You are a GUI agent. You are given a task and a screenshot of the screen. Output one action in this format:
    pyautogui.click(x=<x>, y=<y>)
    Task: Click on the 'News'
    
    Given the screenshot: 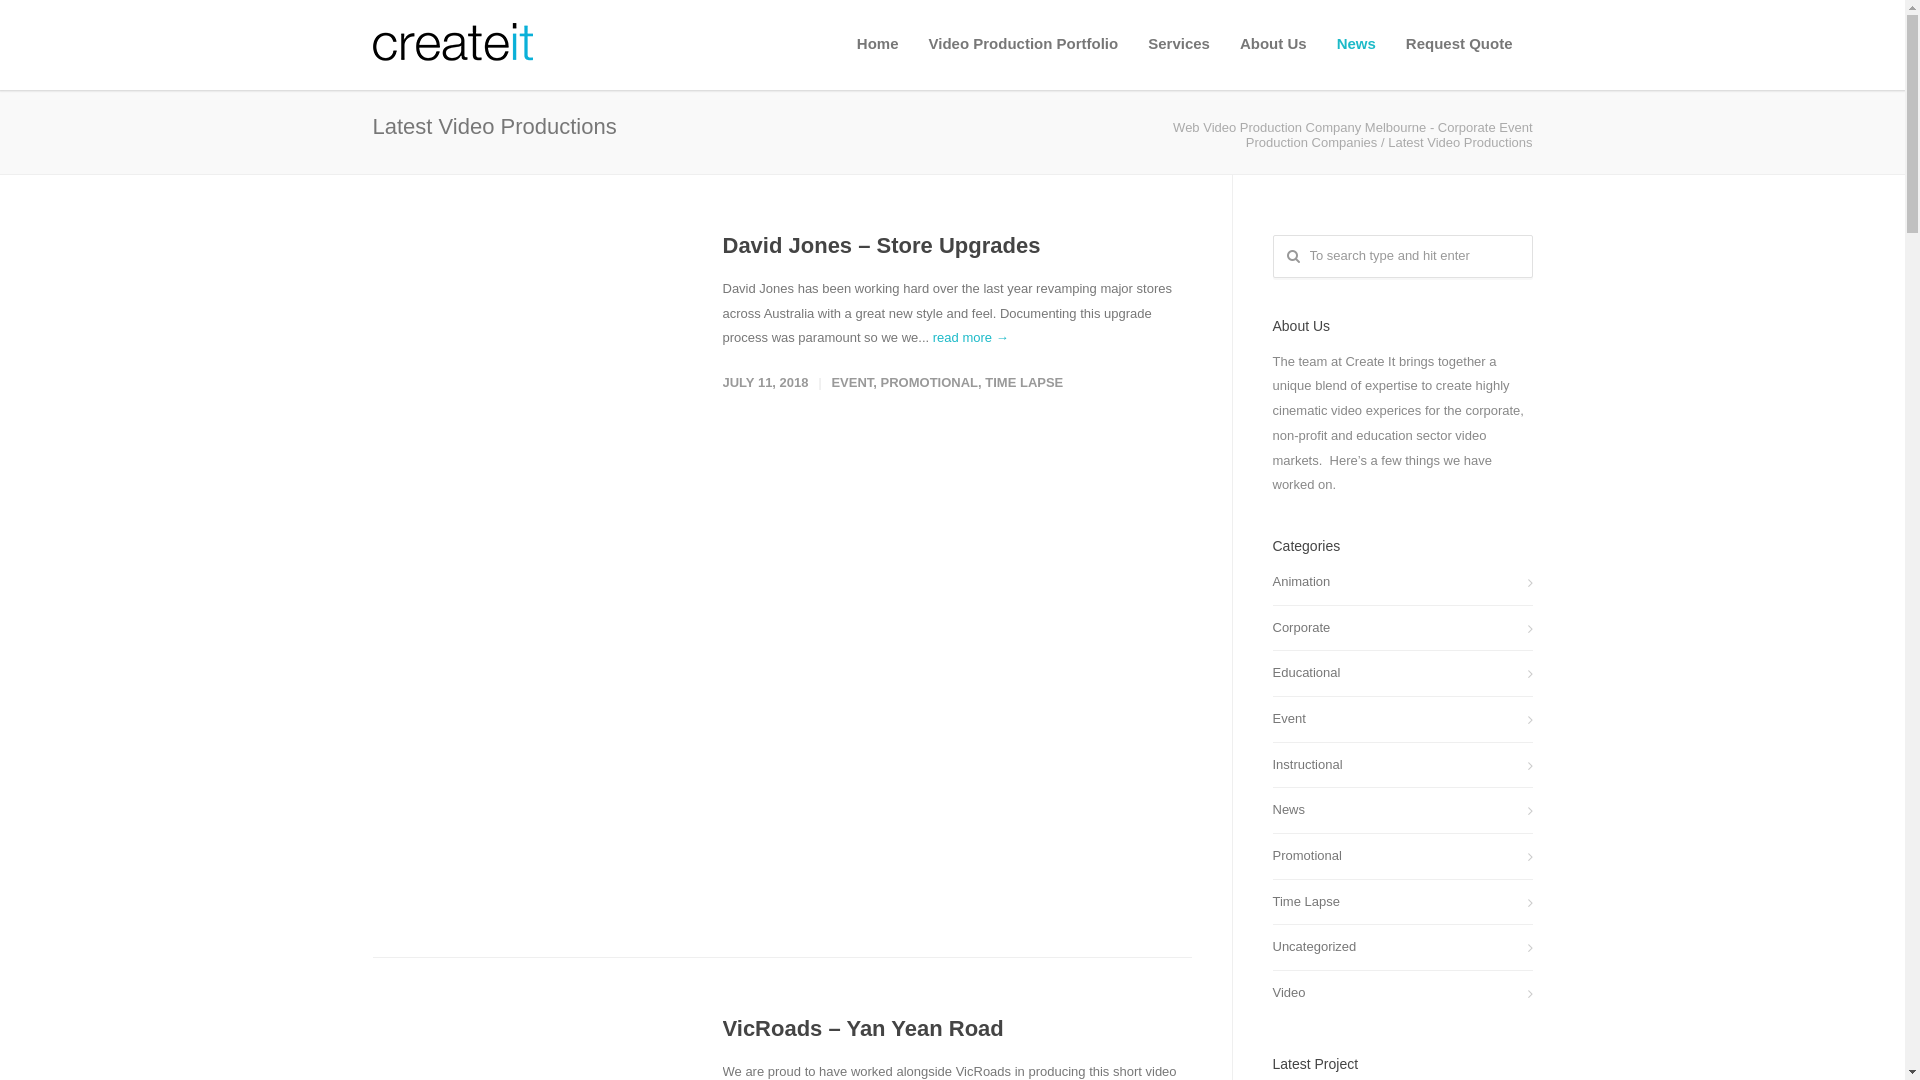 What is the action you would take?
    pyautogui.click(x=1400, y=810)
    